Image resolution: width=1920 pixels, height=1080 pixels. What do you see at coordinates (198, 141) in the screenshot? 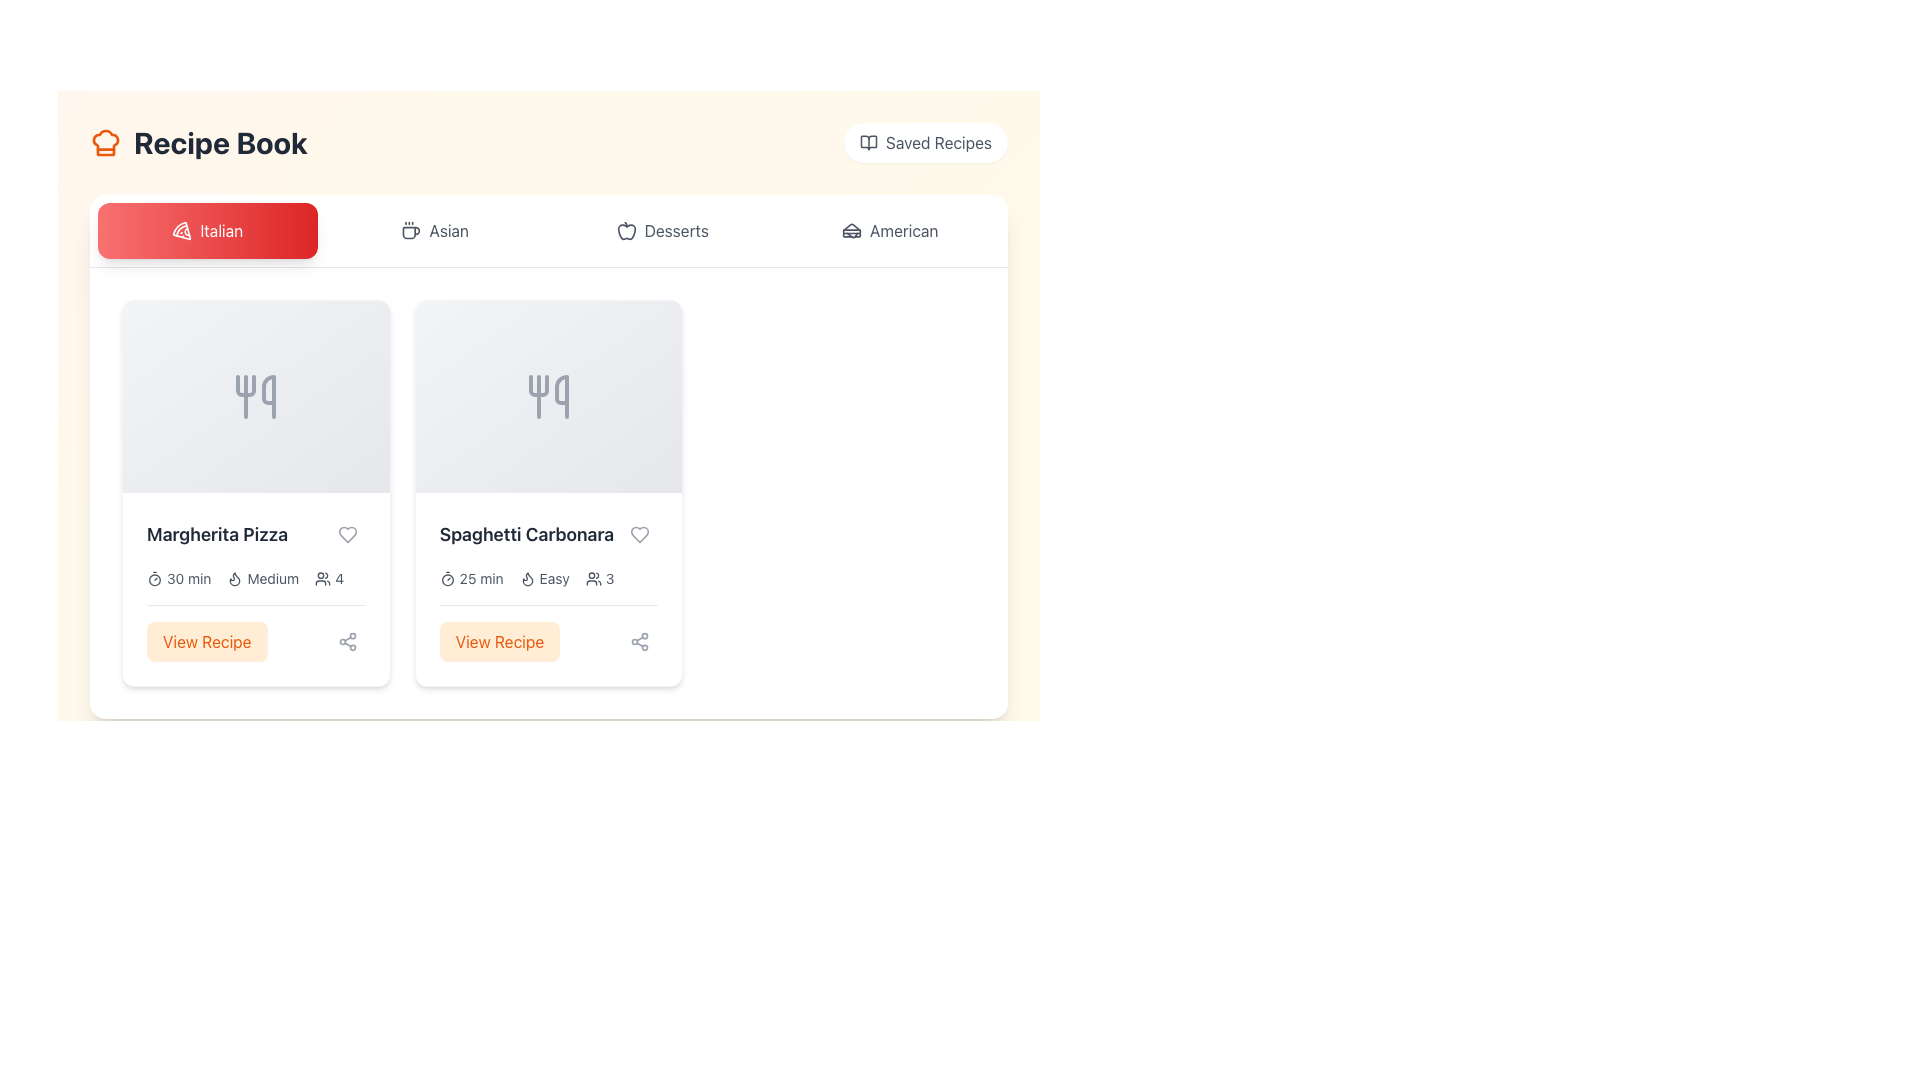
I see `the 'Recipe Book' text label with the accompanying orange chef hat icon, which is positioned in the upper-left corner of the interface beneath the top navigation area` at bounding box center [198, 141].